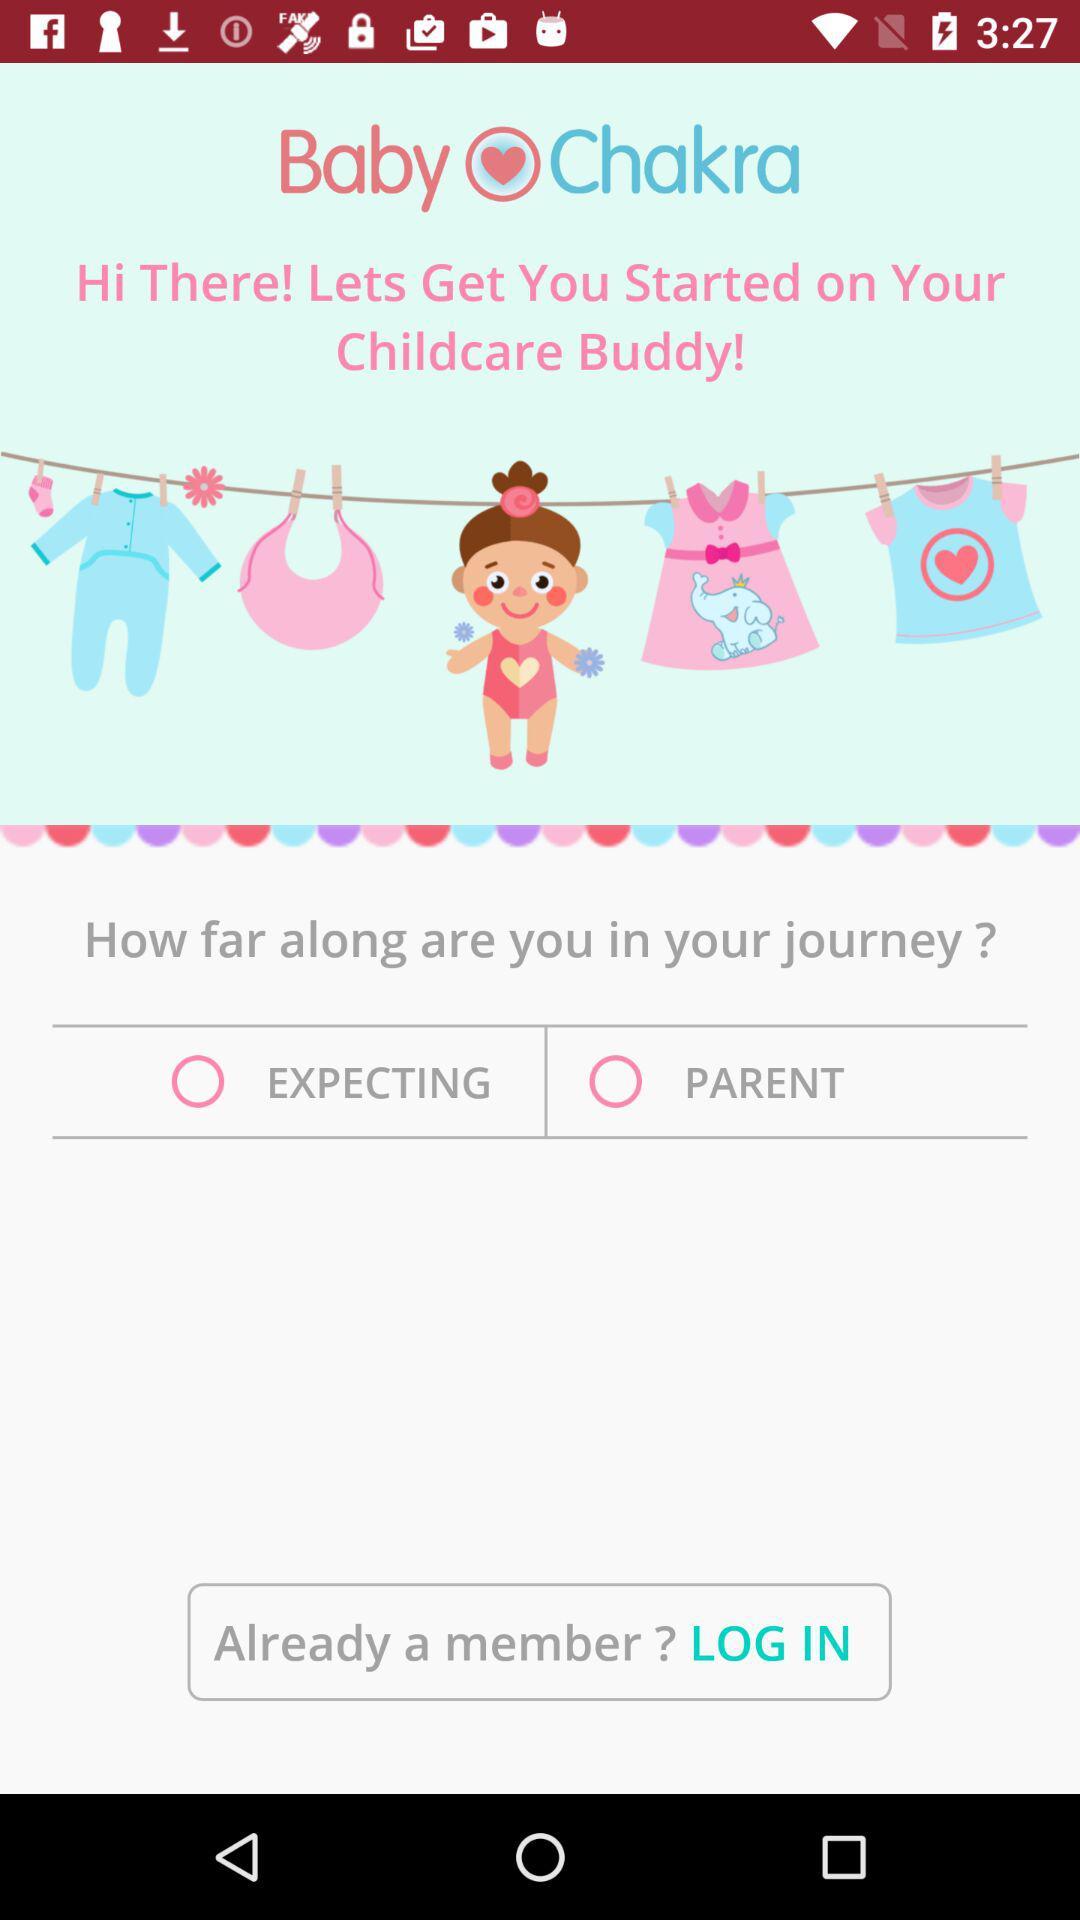 The image size is (1080, 1920). What do you see at coordinates (722, 1080) in the screenshot?
I see `icon on the right` at bounding box center [722, 1080].